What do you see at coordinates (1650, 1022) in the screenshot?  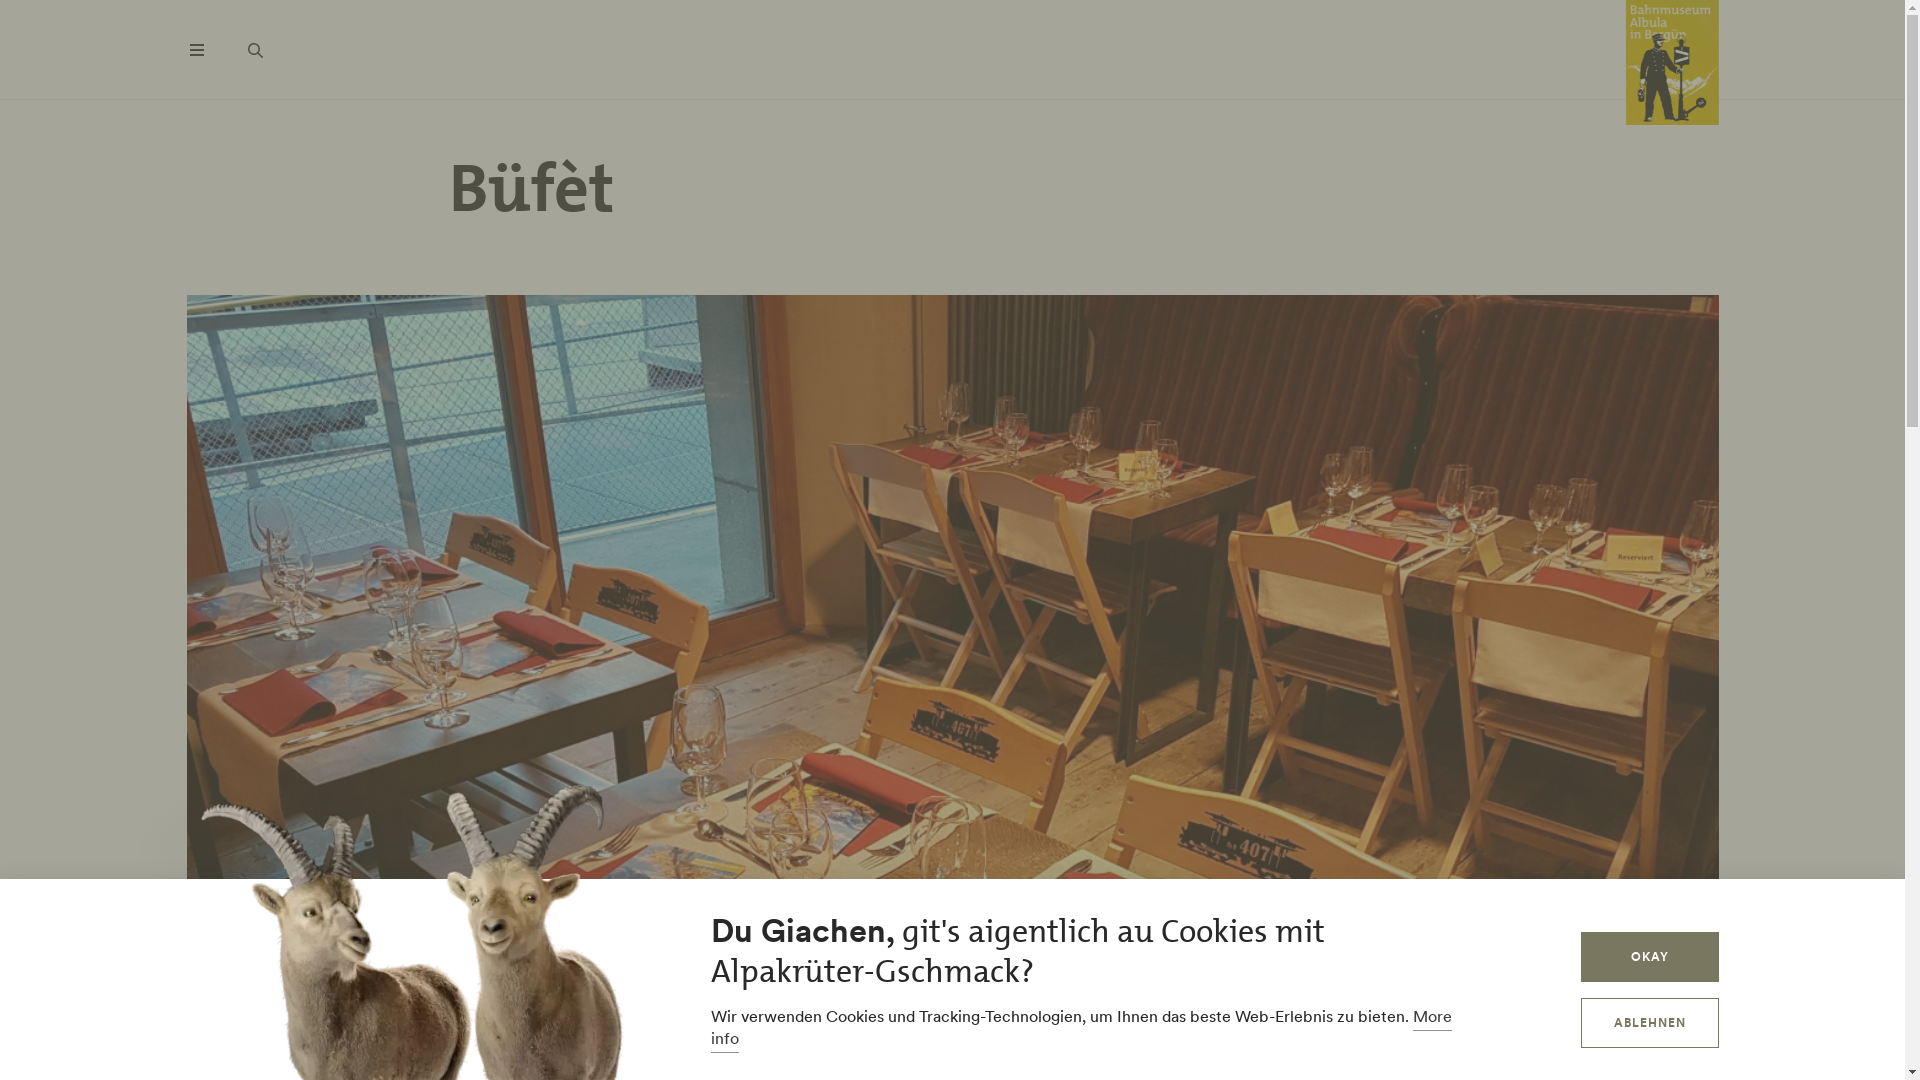 I see `'ABLEHNEN'` at bounding box center [1650, 1022].